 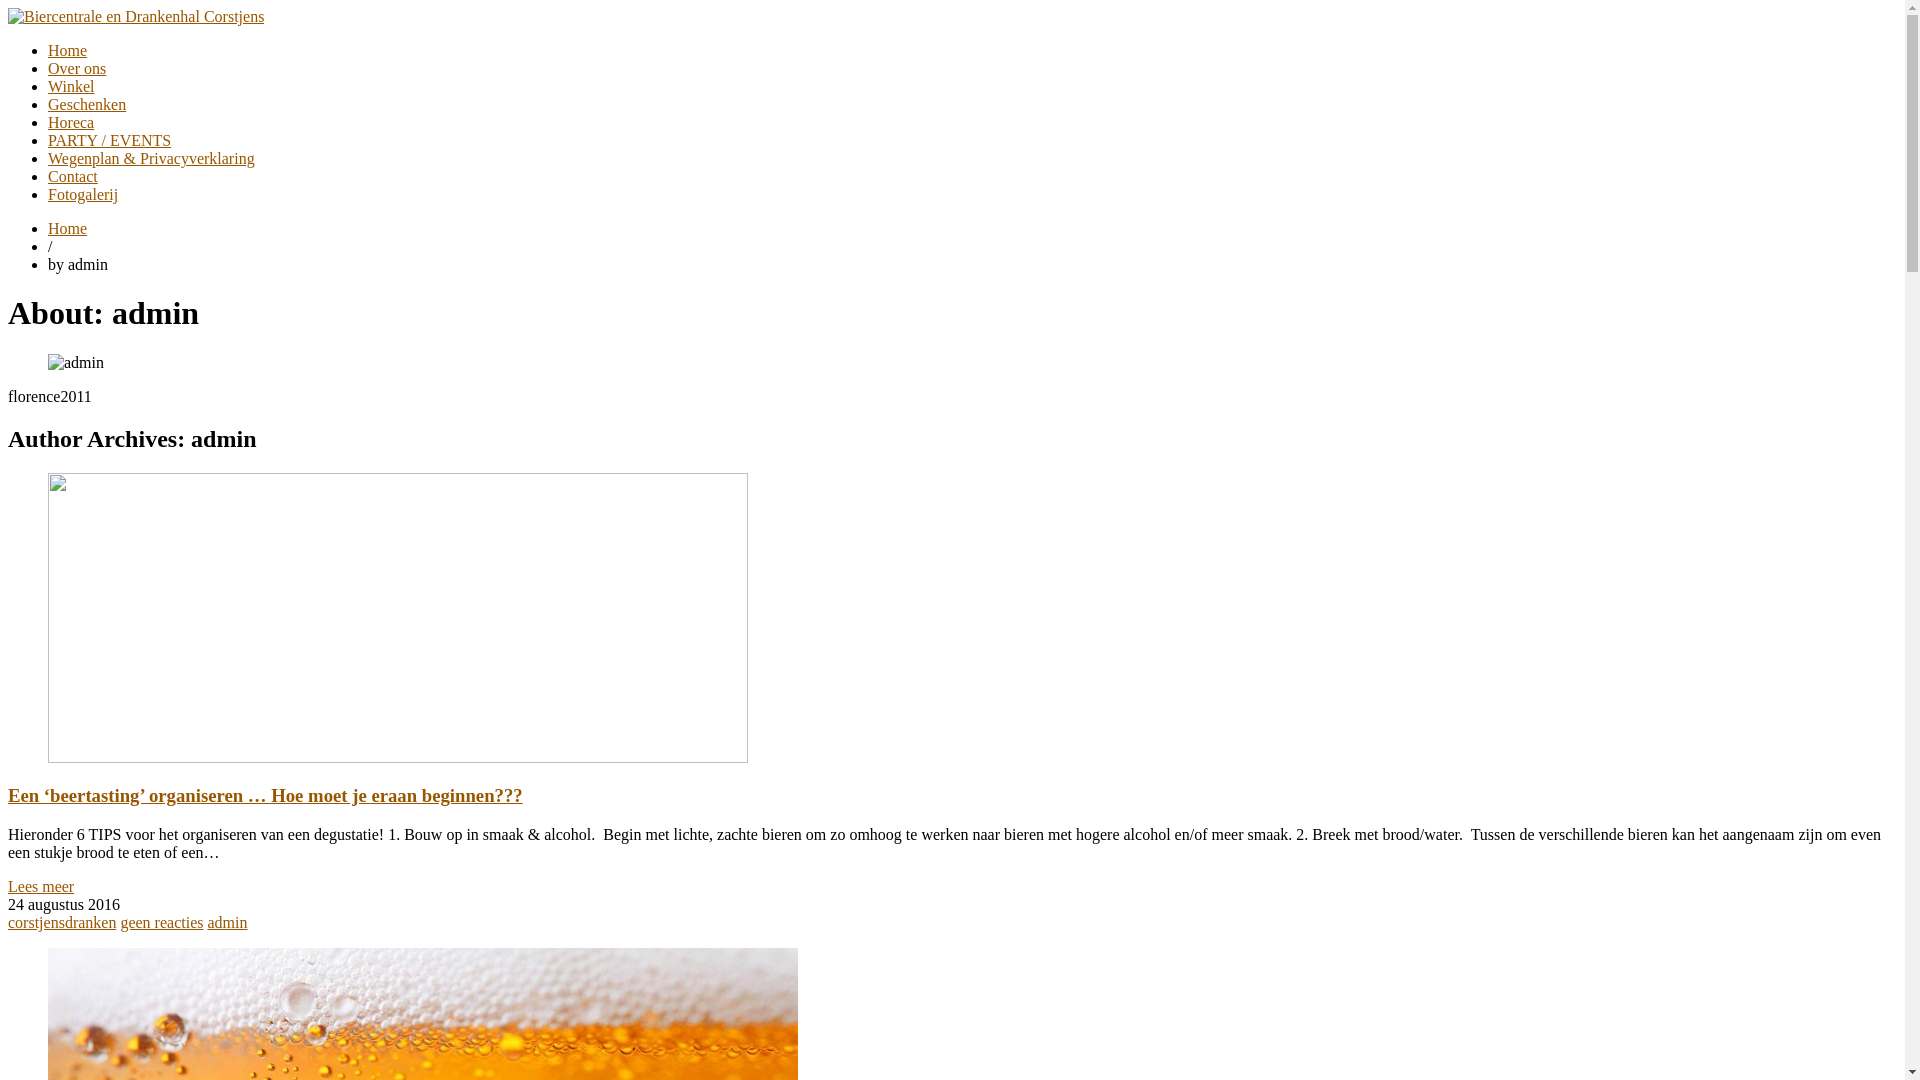 What do you see at coordinates (108, 139) in the screenshot?
I see `'PARTY / EVENTS'` at bounding box center [108, 139].